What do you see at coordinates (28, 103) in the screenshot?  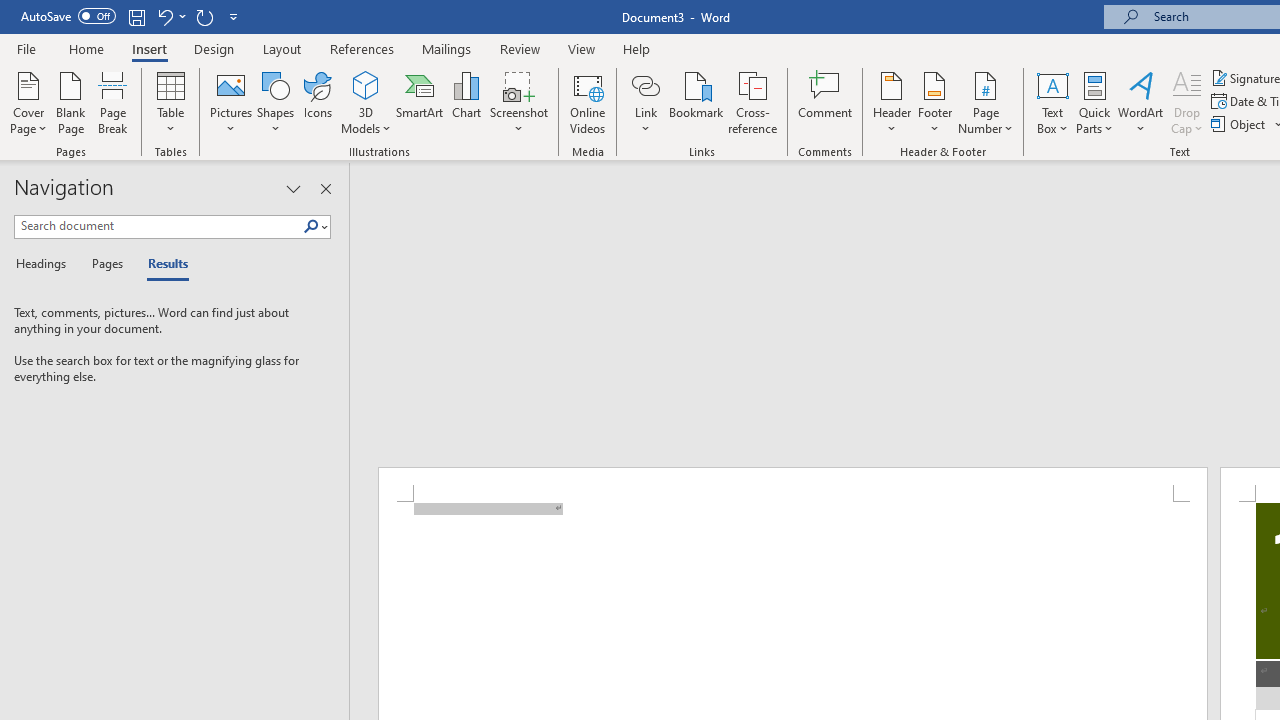 I see `'Cover Page'` at bounding box center [28, 103].